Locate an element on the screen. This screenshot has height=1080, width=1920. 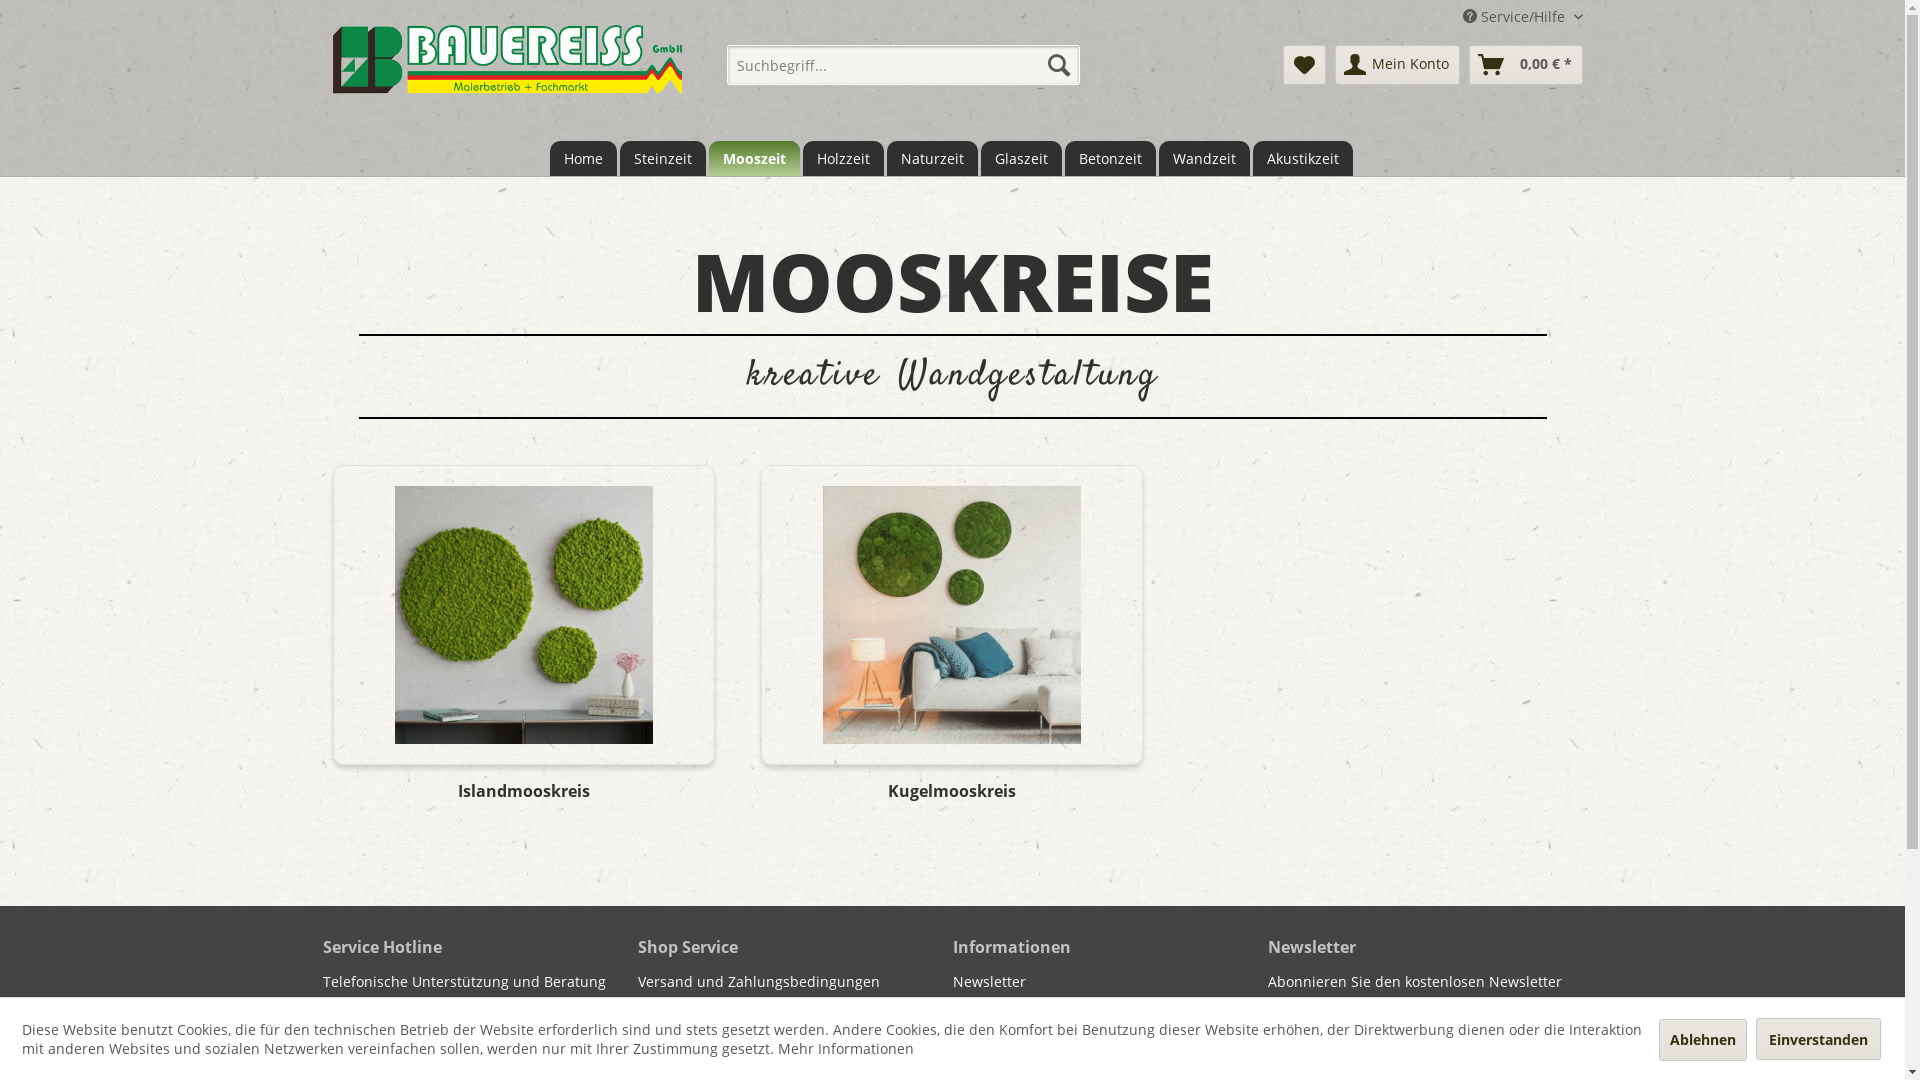
'Kugelmooskreis' is located at coordinates (950, 613).